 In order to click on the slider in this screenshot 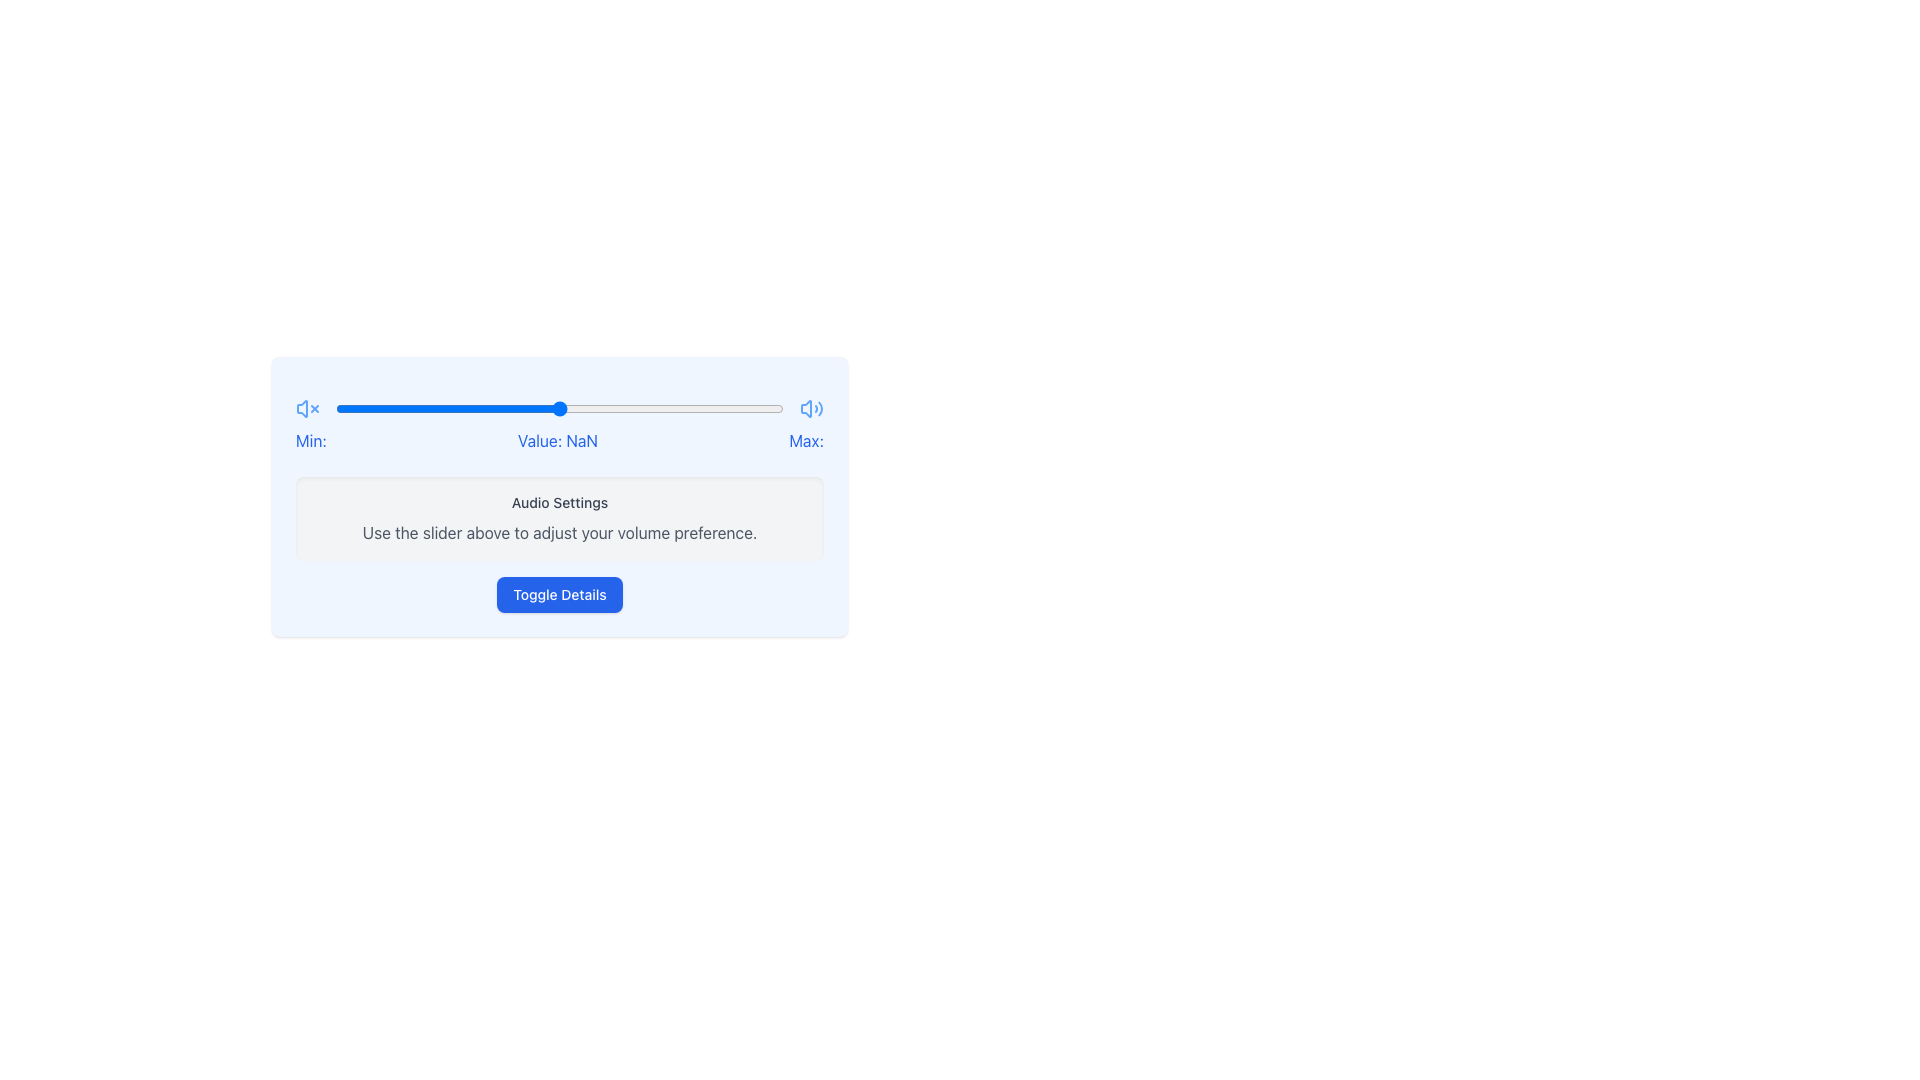, I will do `click(349, 407)`.